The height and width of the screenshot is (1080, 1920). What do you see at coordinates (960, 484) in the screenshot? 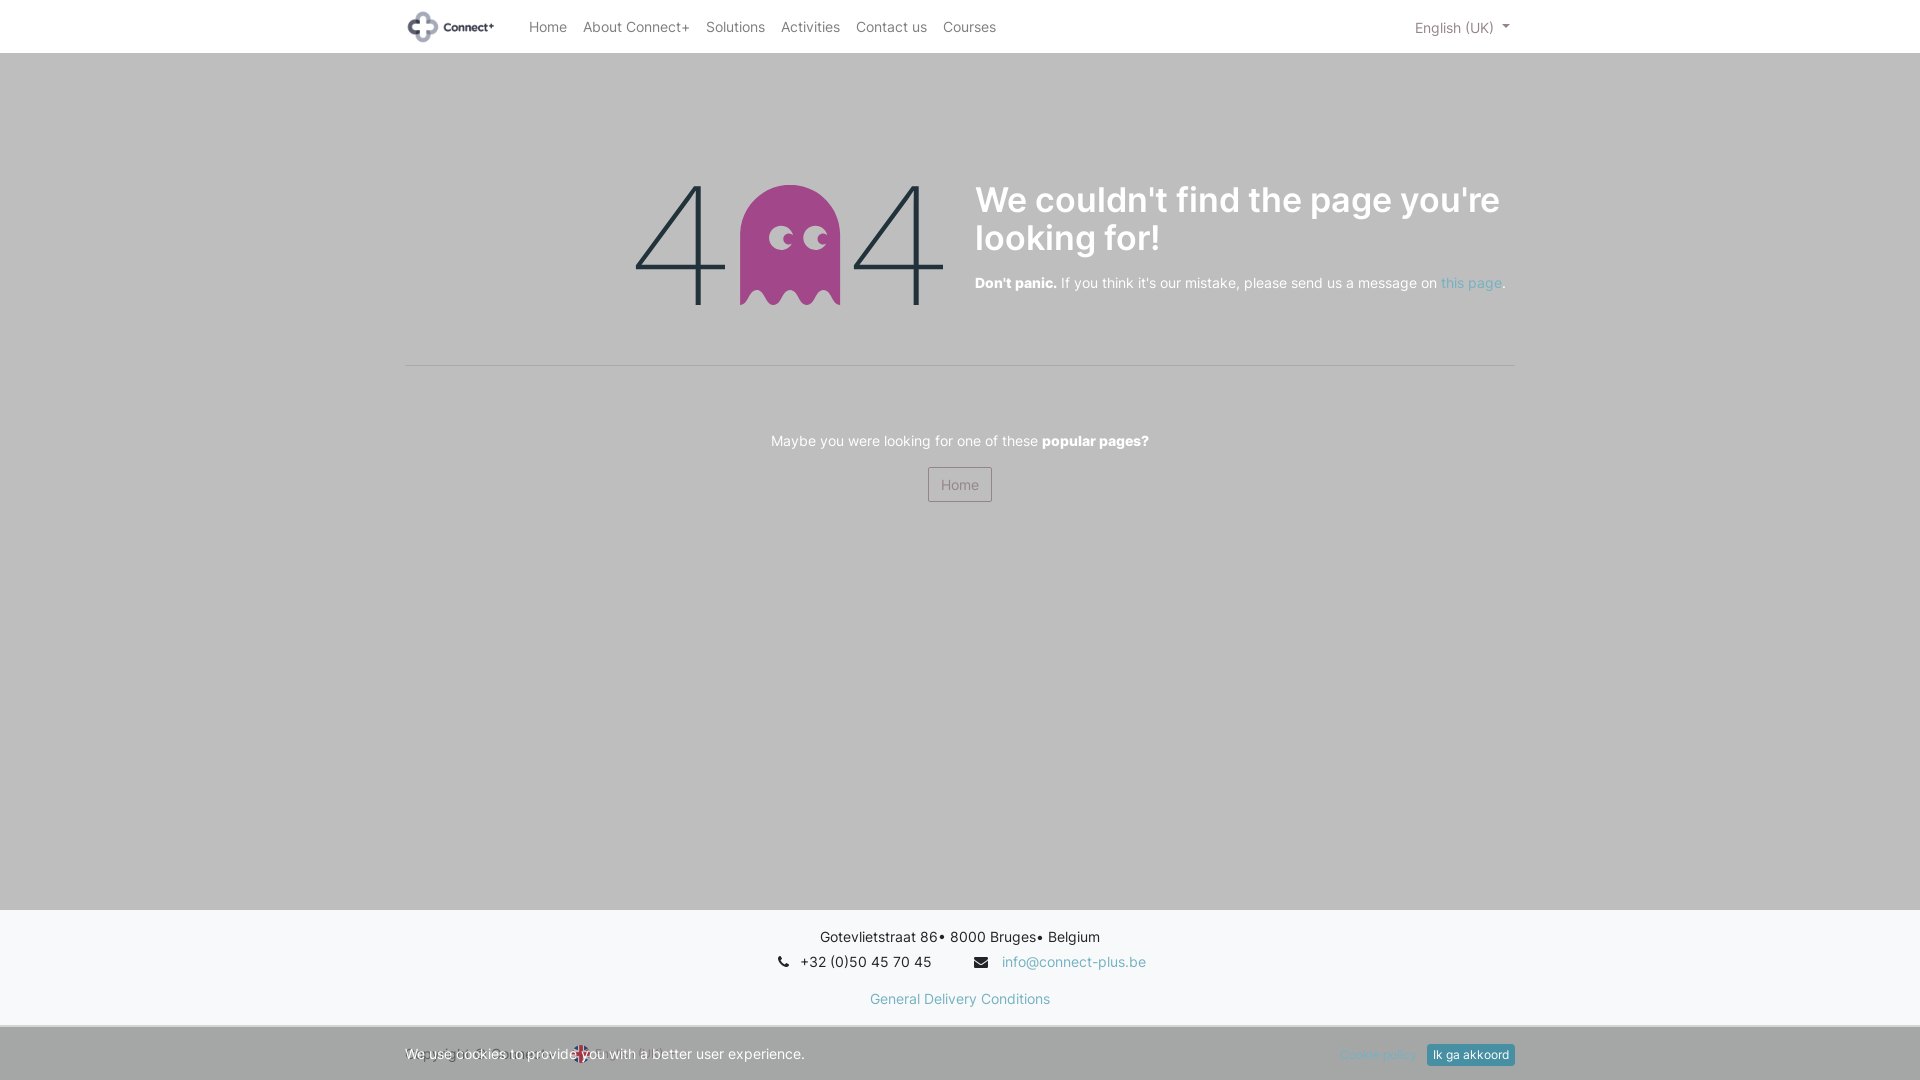
I see `'Home'` at bounding box center [960, 484].